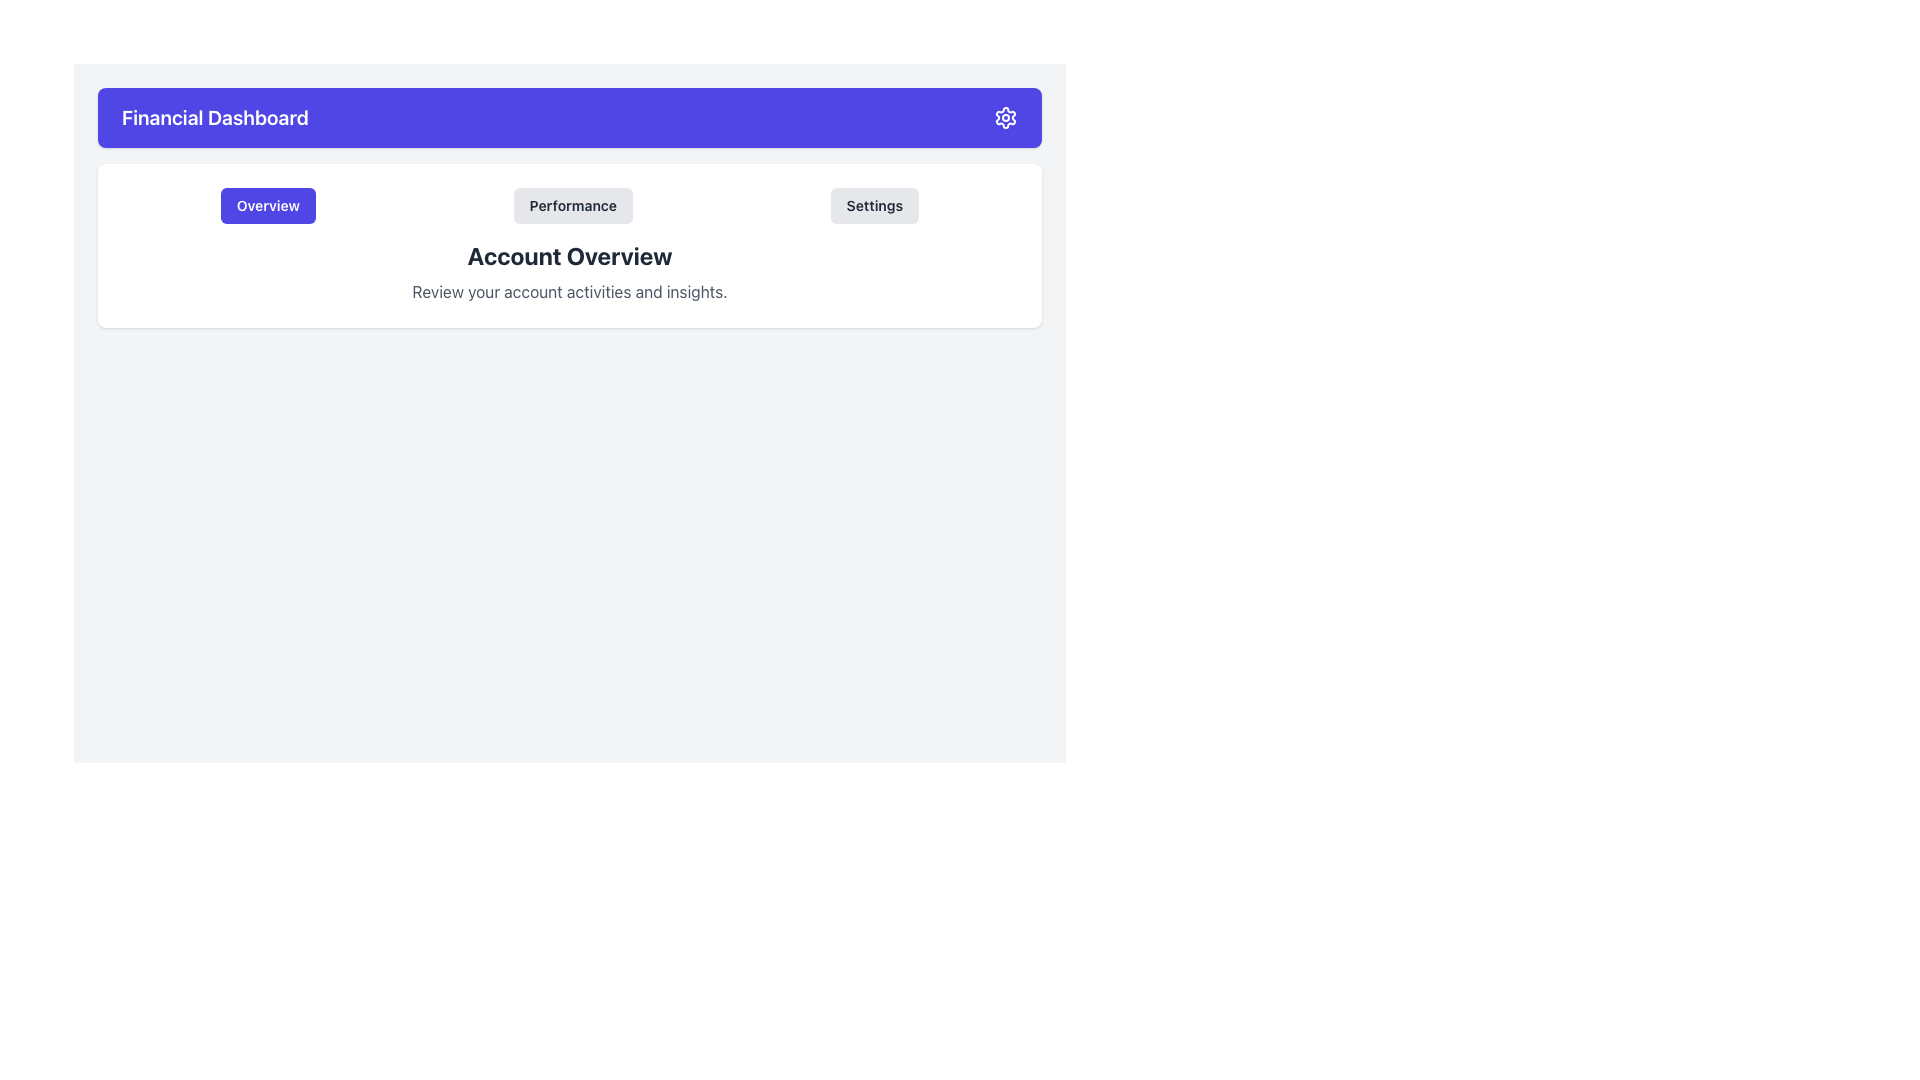 The height and width of the screenshot is (1080, 1920). I want to click on the gear icon representing settings located at the far right end of the top navigation bar, so click(1006, 118).